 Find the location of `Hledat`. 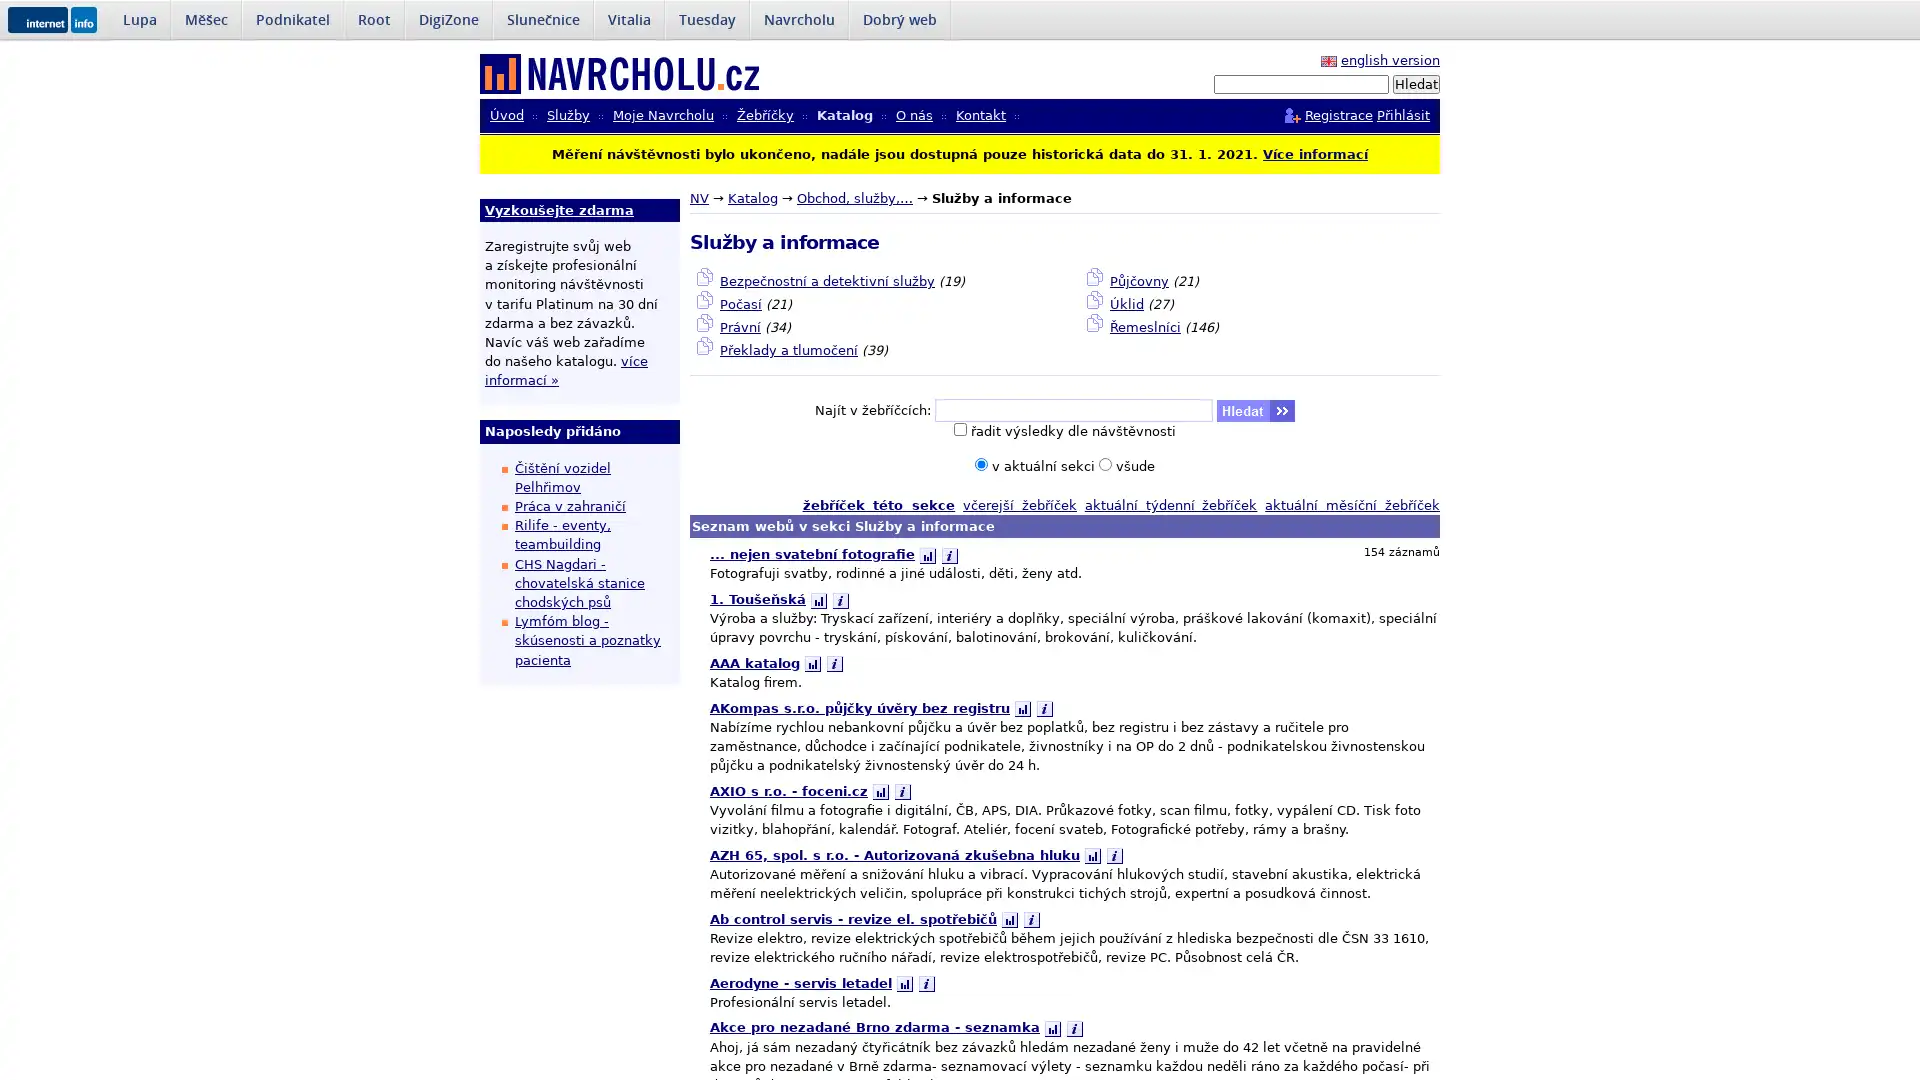

Hledat is located at coordinates (1255, 410).